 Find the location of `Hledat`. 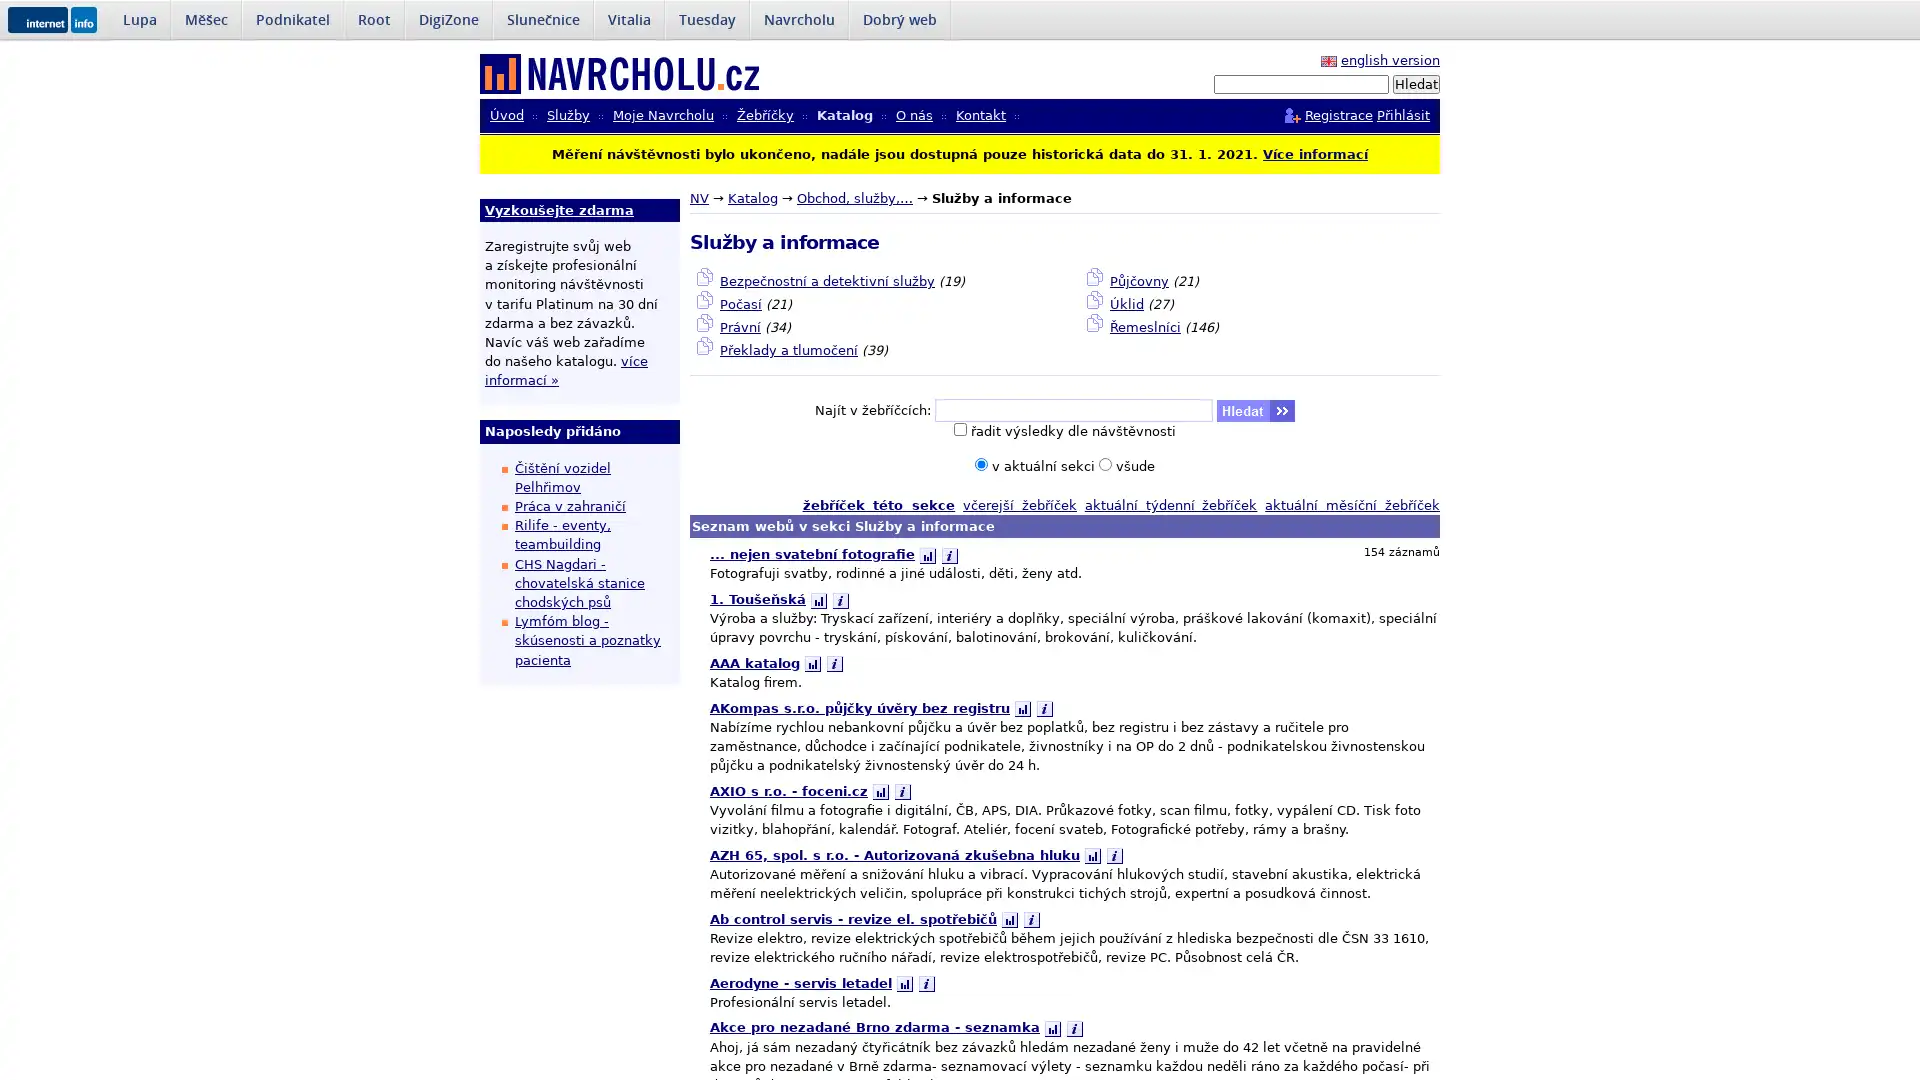

Hledat is located at coordinates (1255, 410).